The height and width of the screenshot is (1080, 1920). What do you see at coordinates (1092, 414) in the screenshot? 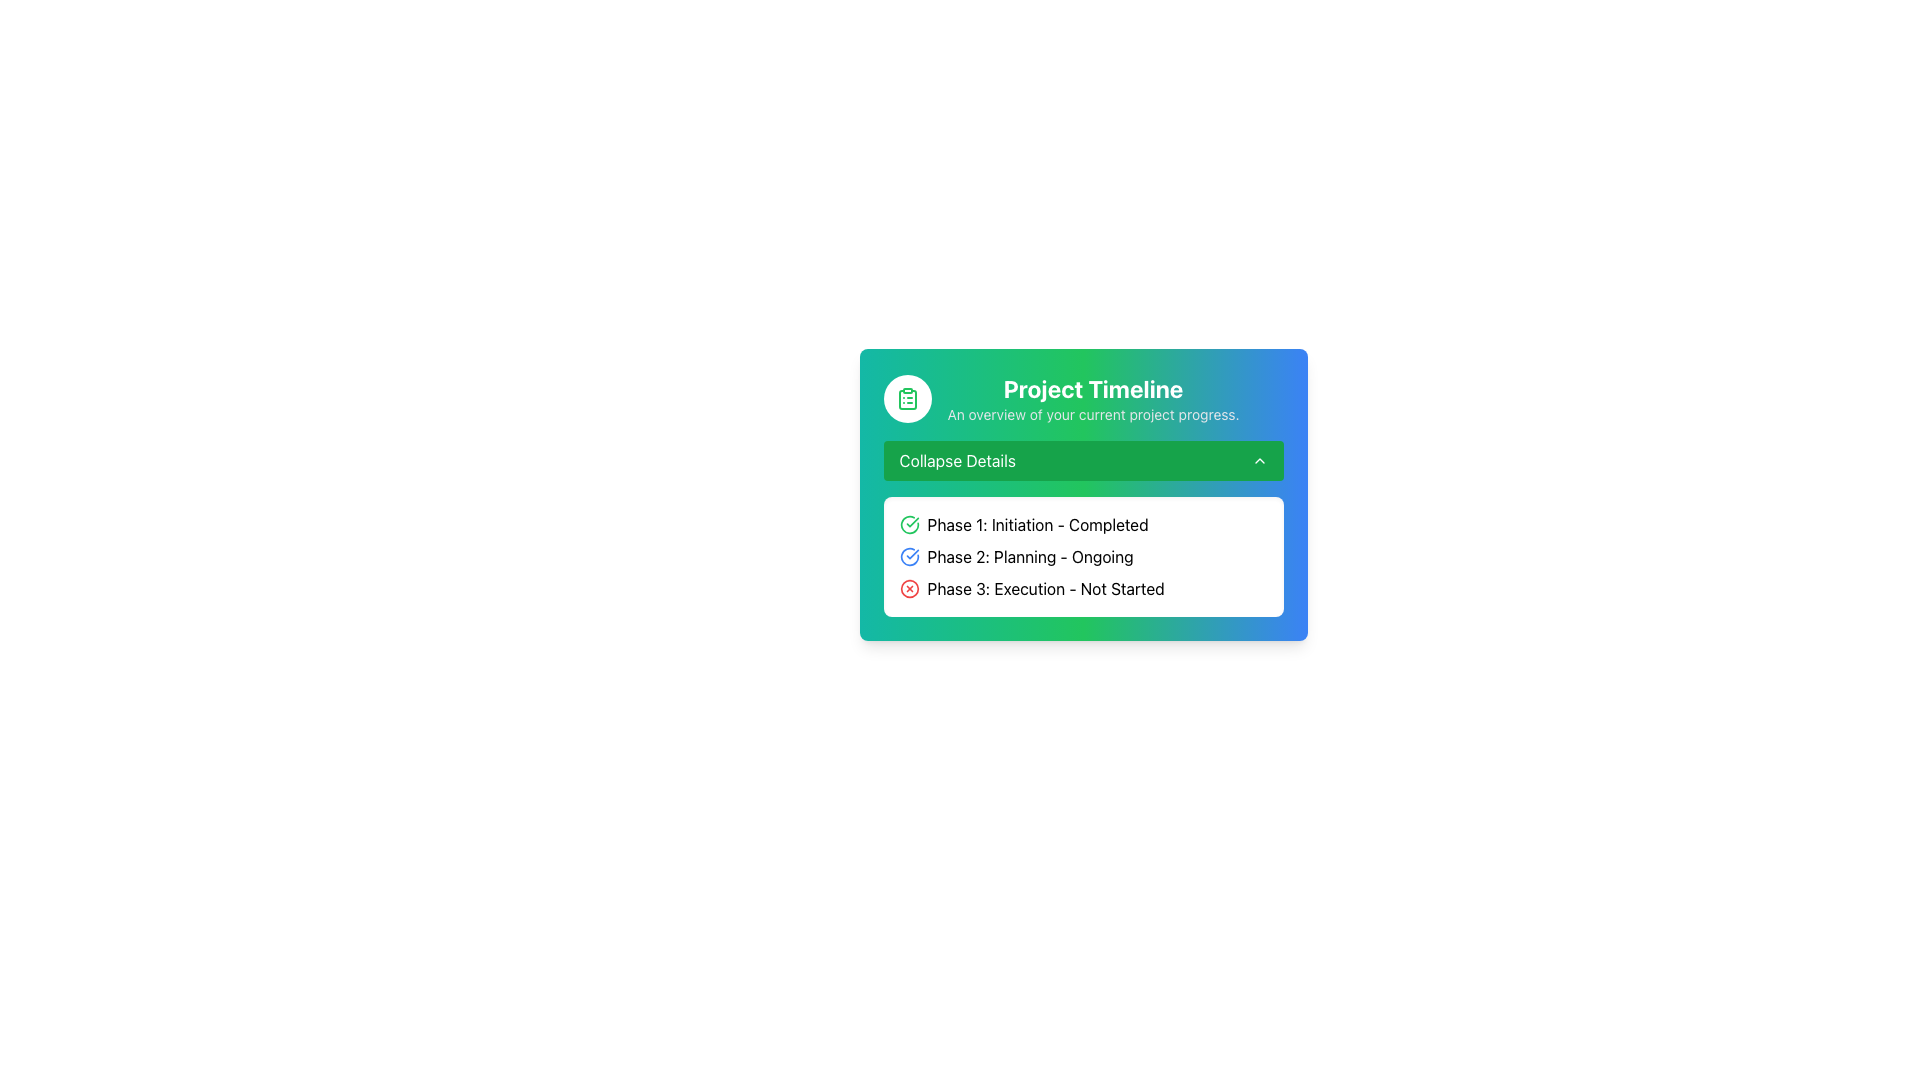
I see `the text label containing 'An overview of your current project progress.'` at bounding box center [1092, 414].